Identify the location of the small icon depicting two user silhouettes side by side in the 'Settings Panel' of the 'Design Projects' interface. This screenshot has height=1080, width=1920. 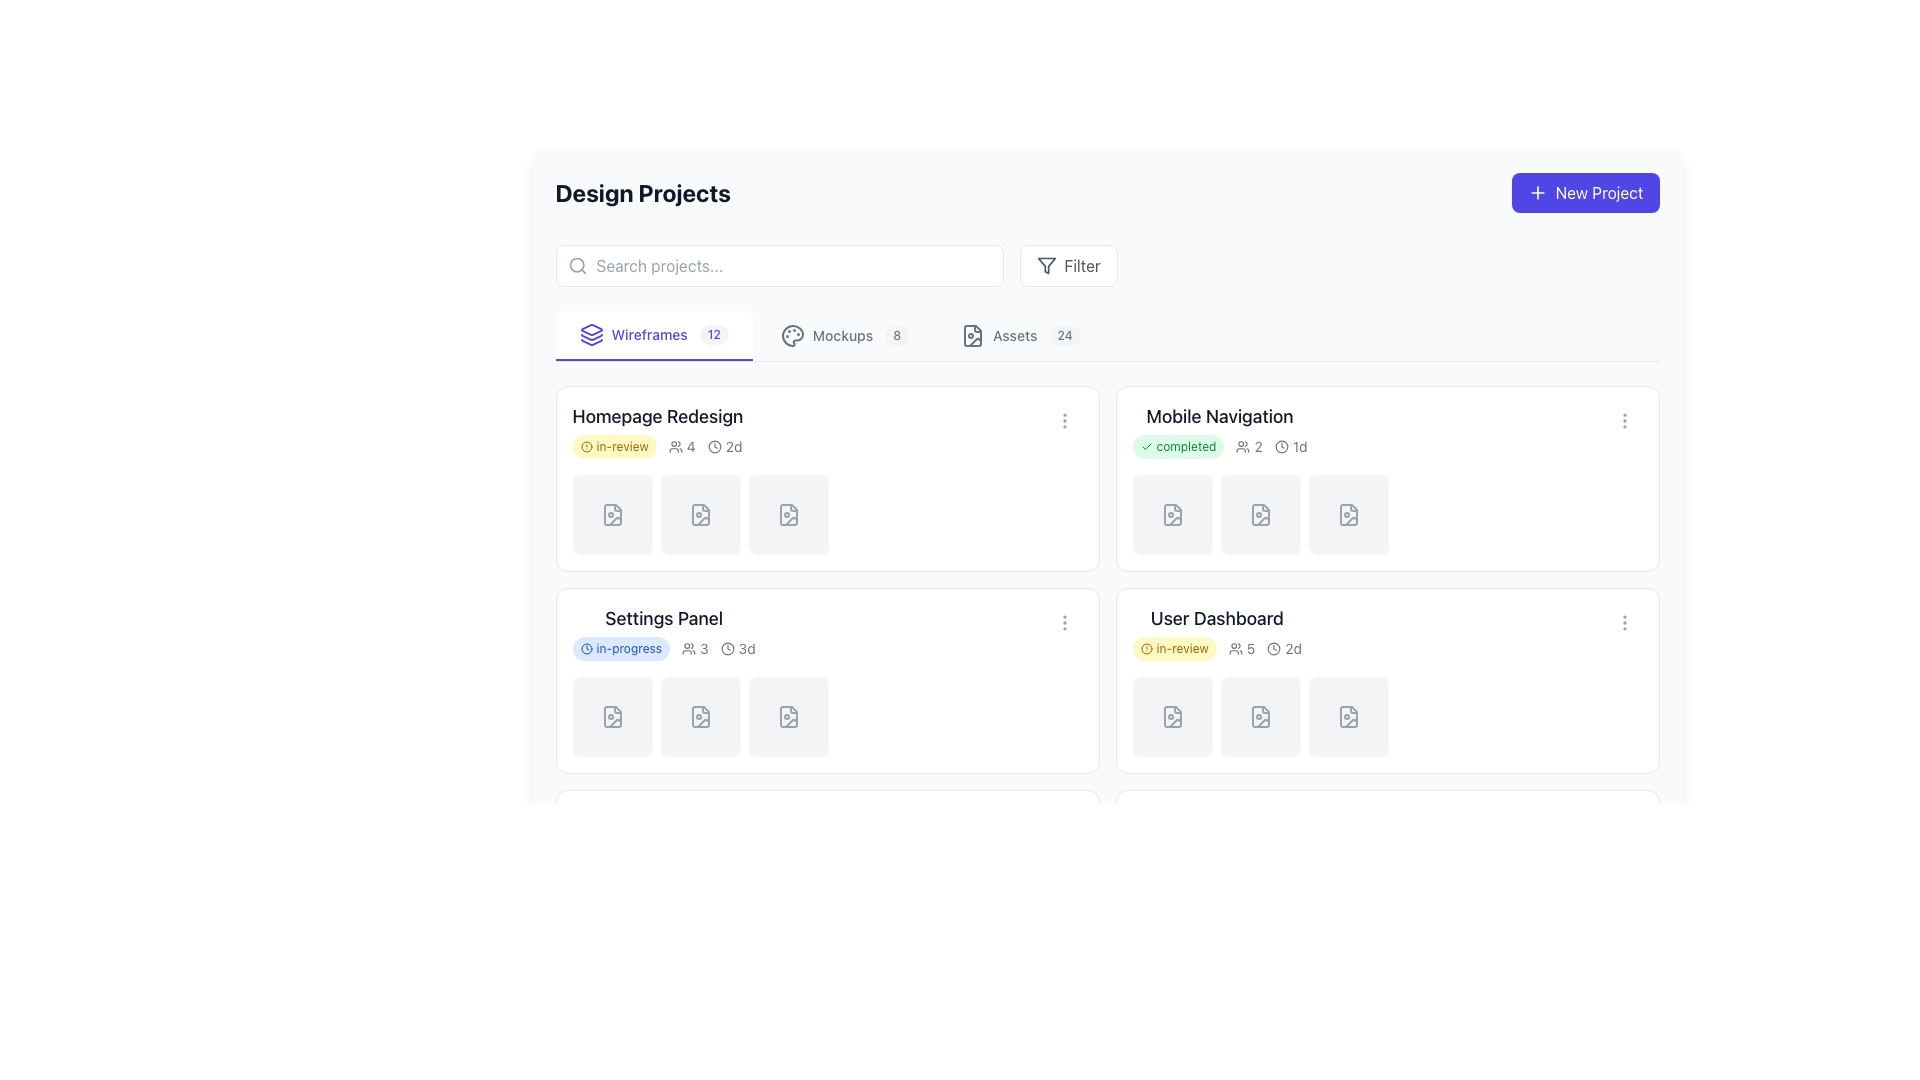
(688, 648).